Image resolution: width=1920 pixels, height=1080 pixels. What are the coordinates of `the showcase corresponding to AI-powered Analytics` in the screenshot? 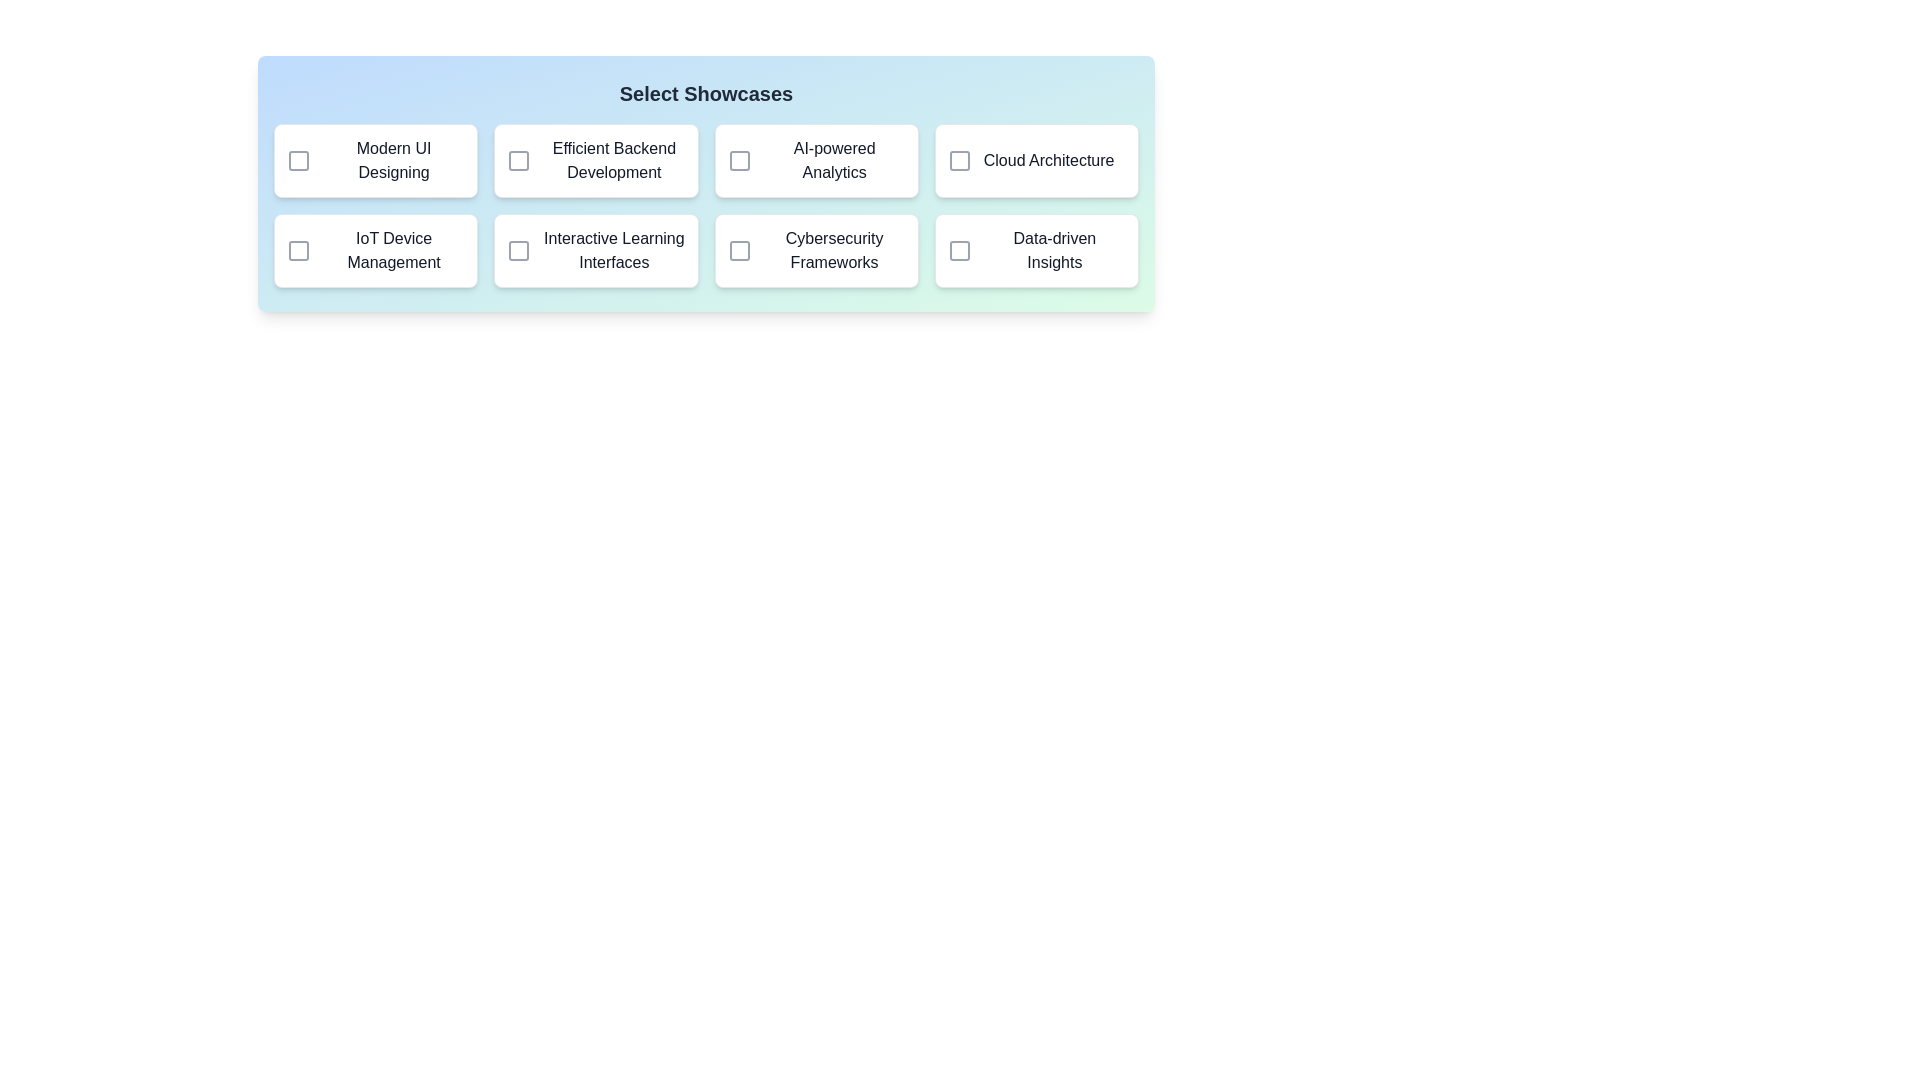 It's located at (738, 160).